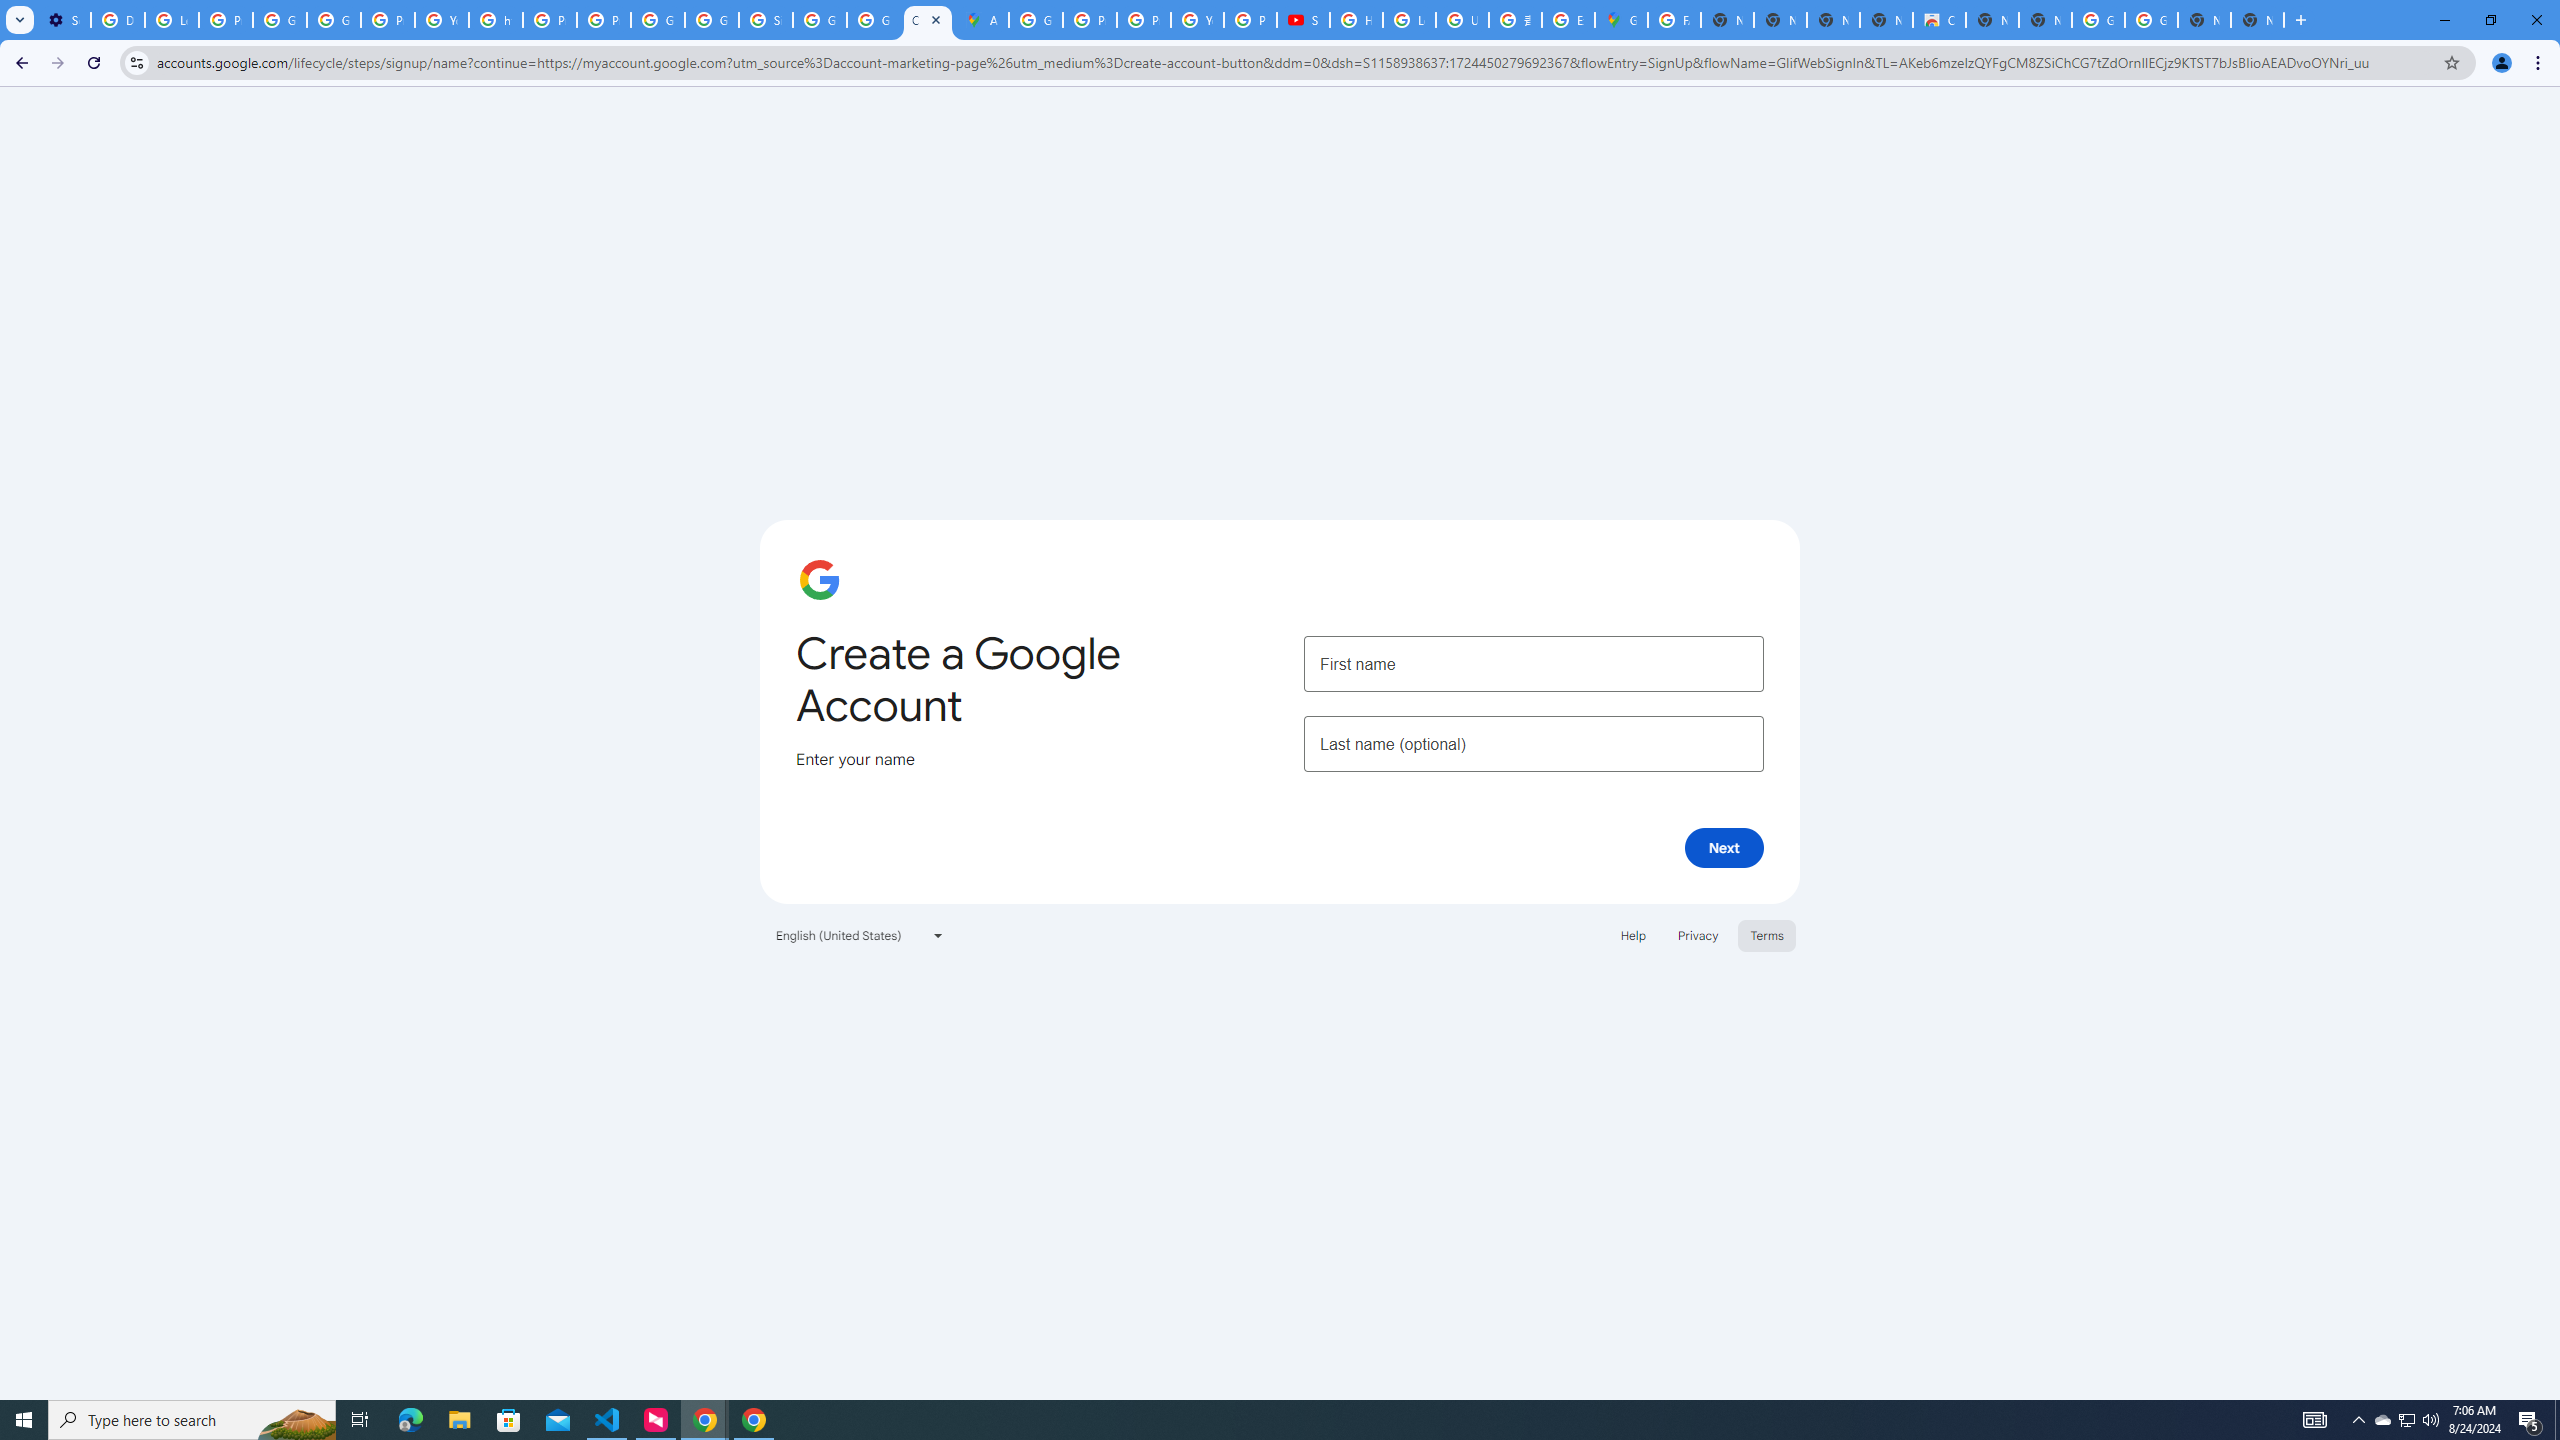 The width and height of the screenshot is (2560, 1440). I want to click on 'YouTube', so click(441, 19).